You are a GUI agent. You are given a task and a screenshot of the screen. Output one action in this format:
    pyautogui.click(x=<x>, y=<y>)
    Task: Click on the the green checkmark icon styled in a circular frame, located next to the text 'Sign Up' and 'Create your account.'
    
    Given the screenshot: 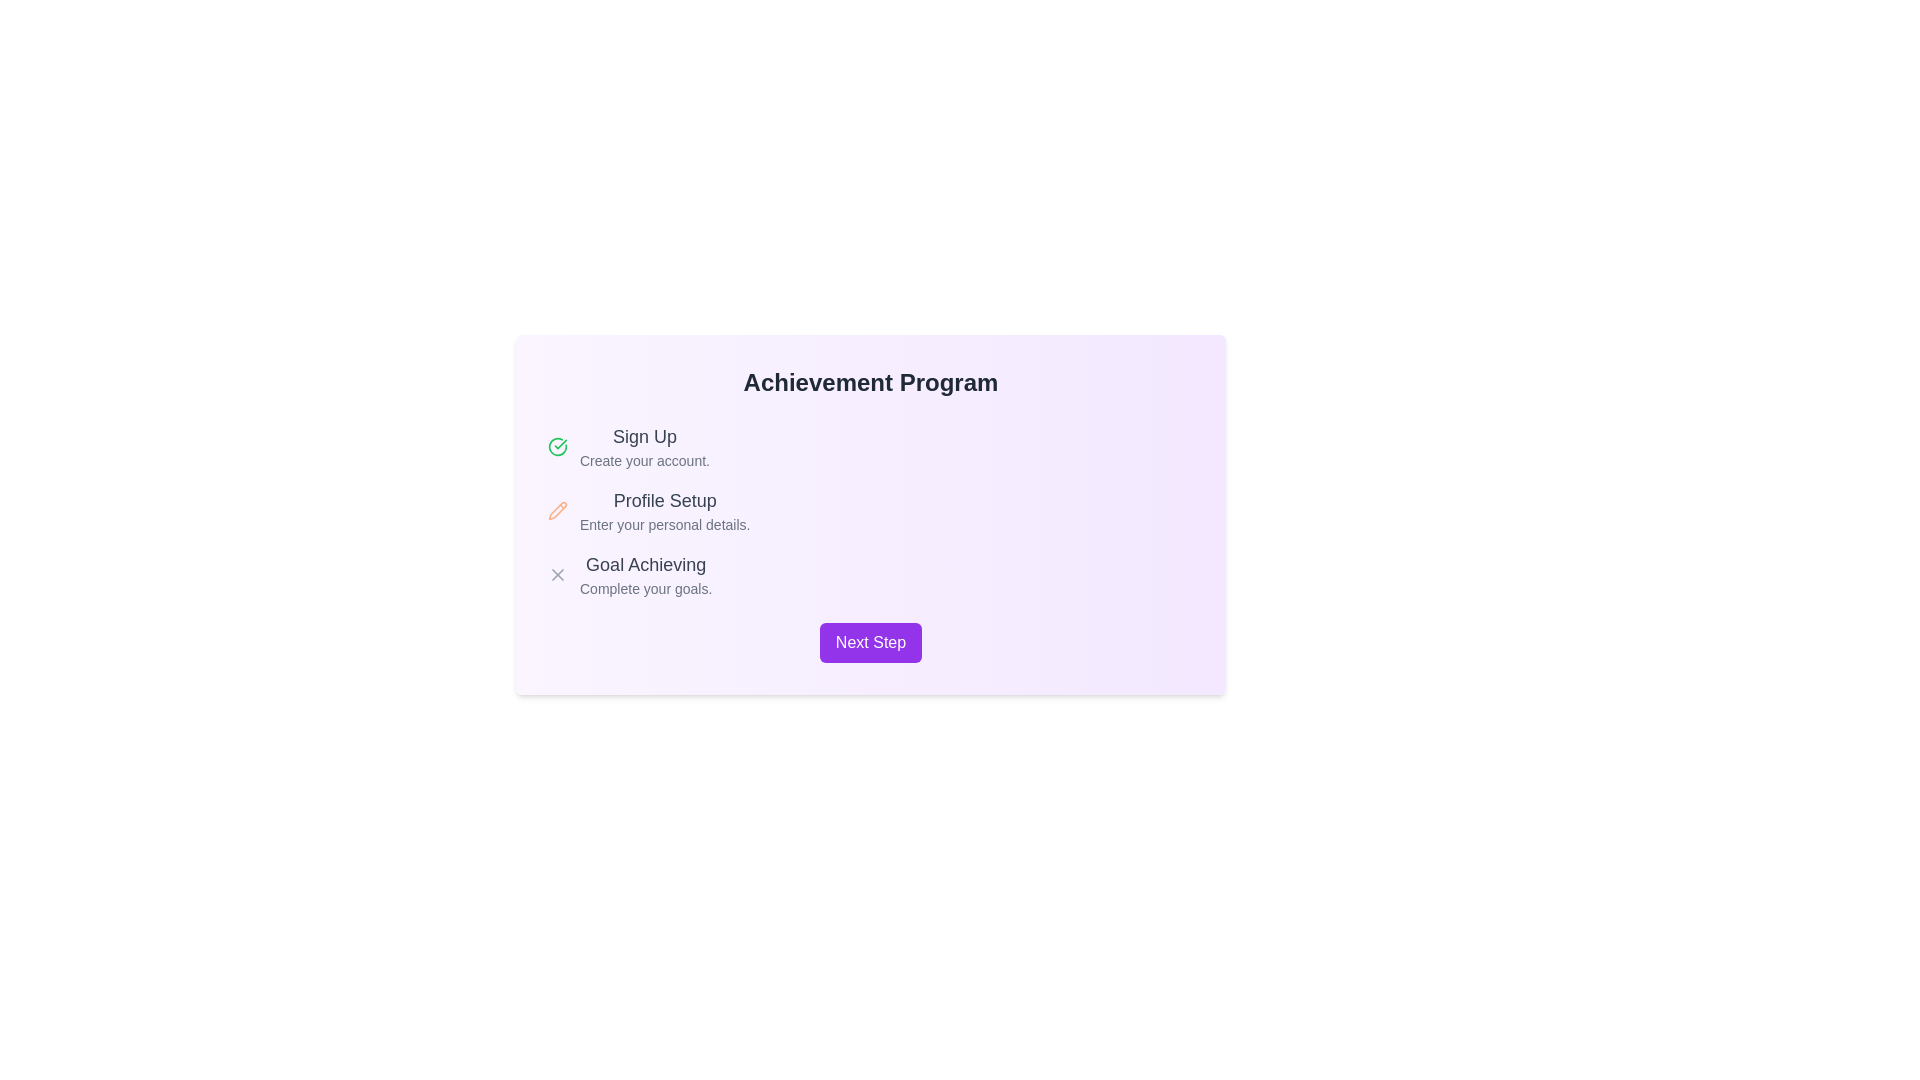 What is the action you would take?
    pyautogui.click(x=557, y=446)
    